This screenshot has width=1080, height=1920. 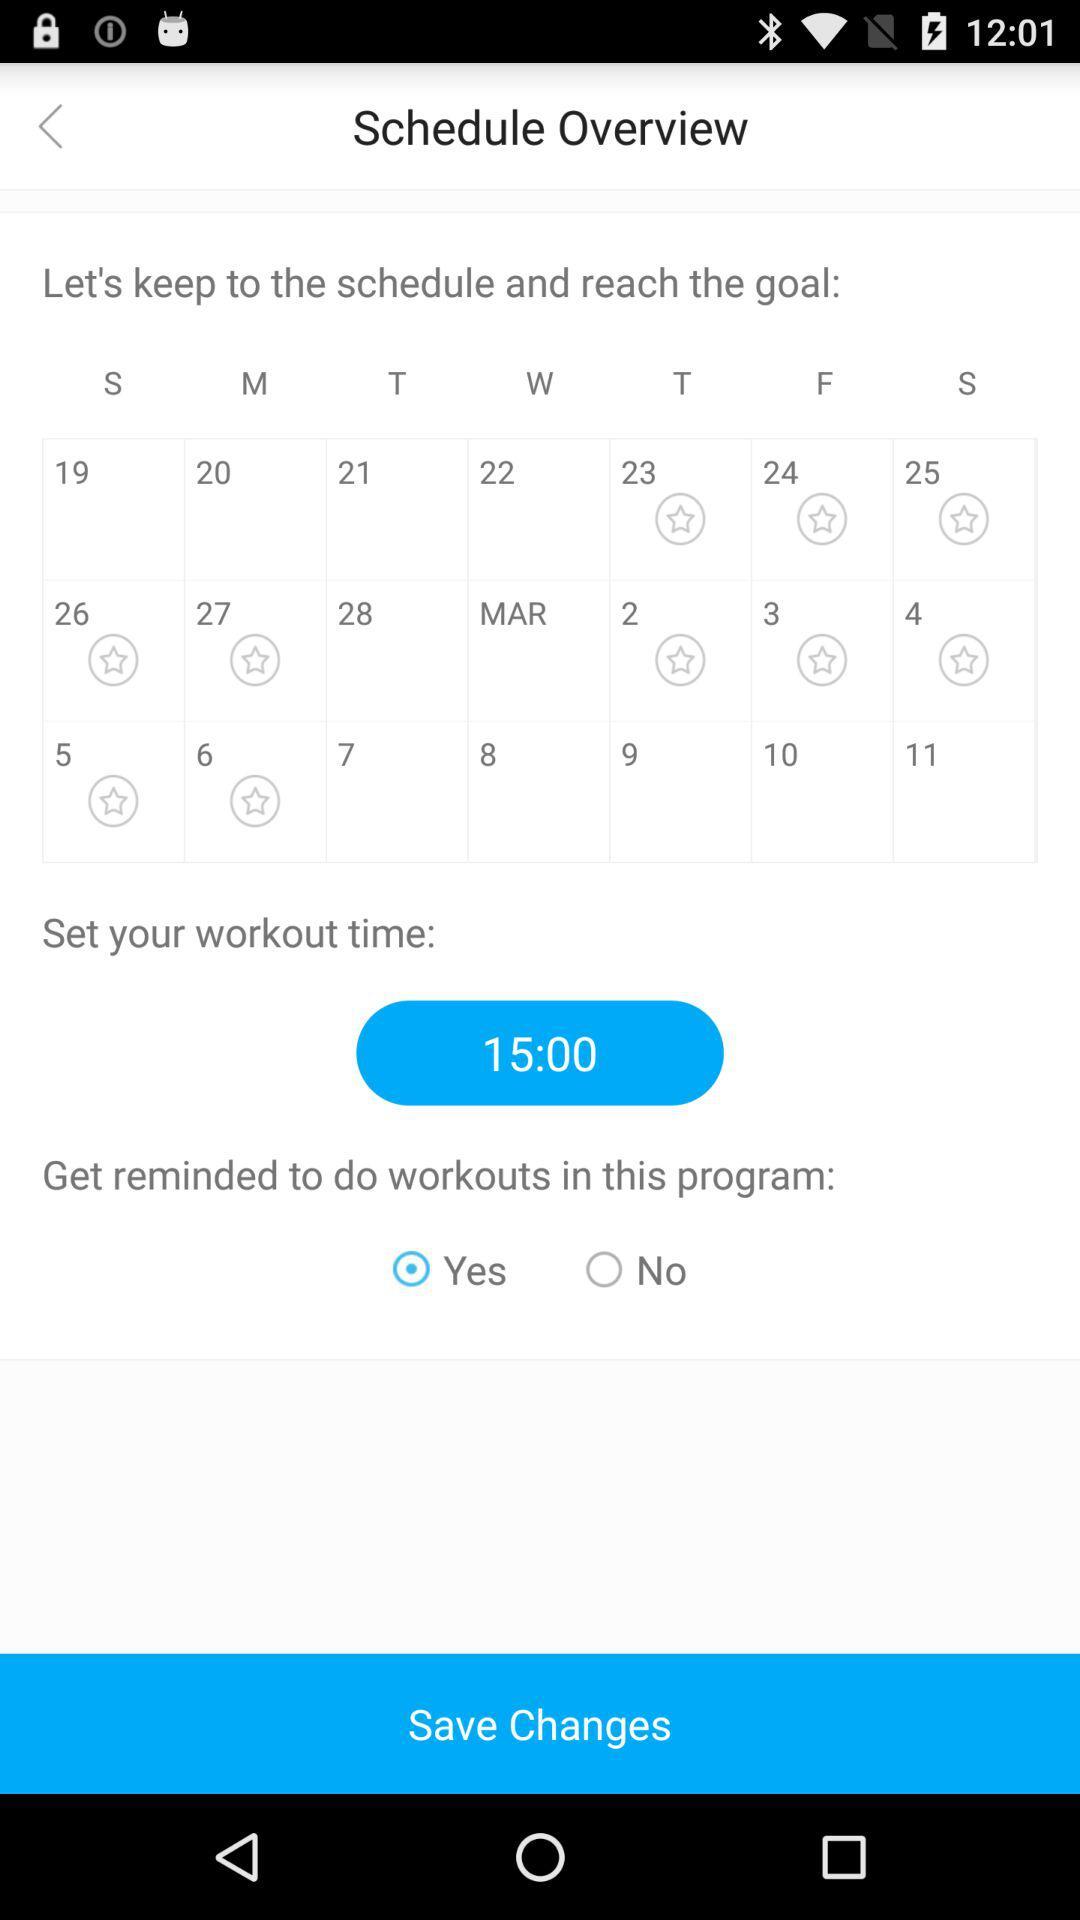 I want to click on the item below the get reminded to icon, so click(x=636, y=1268).